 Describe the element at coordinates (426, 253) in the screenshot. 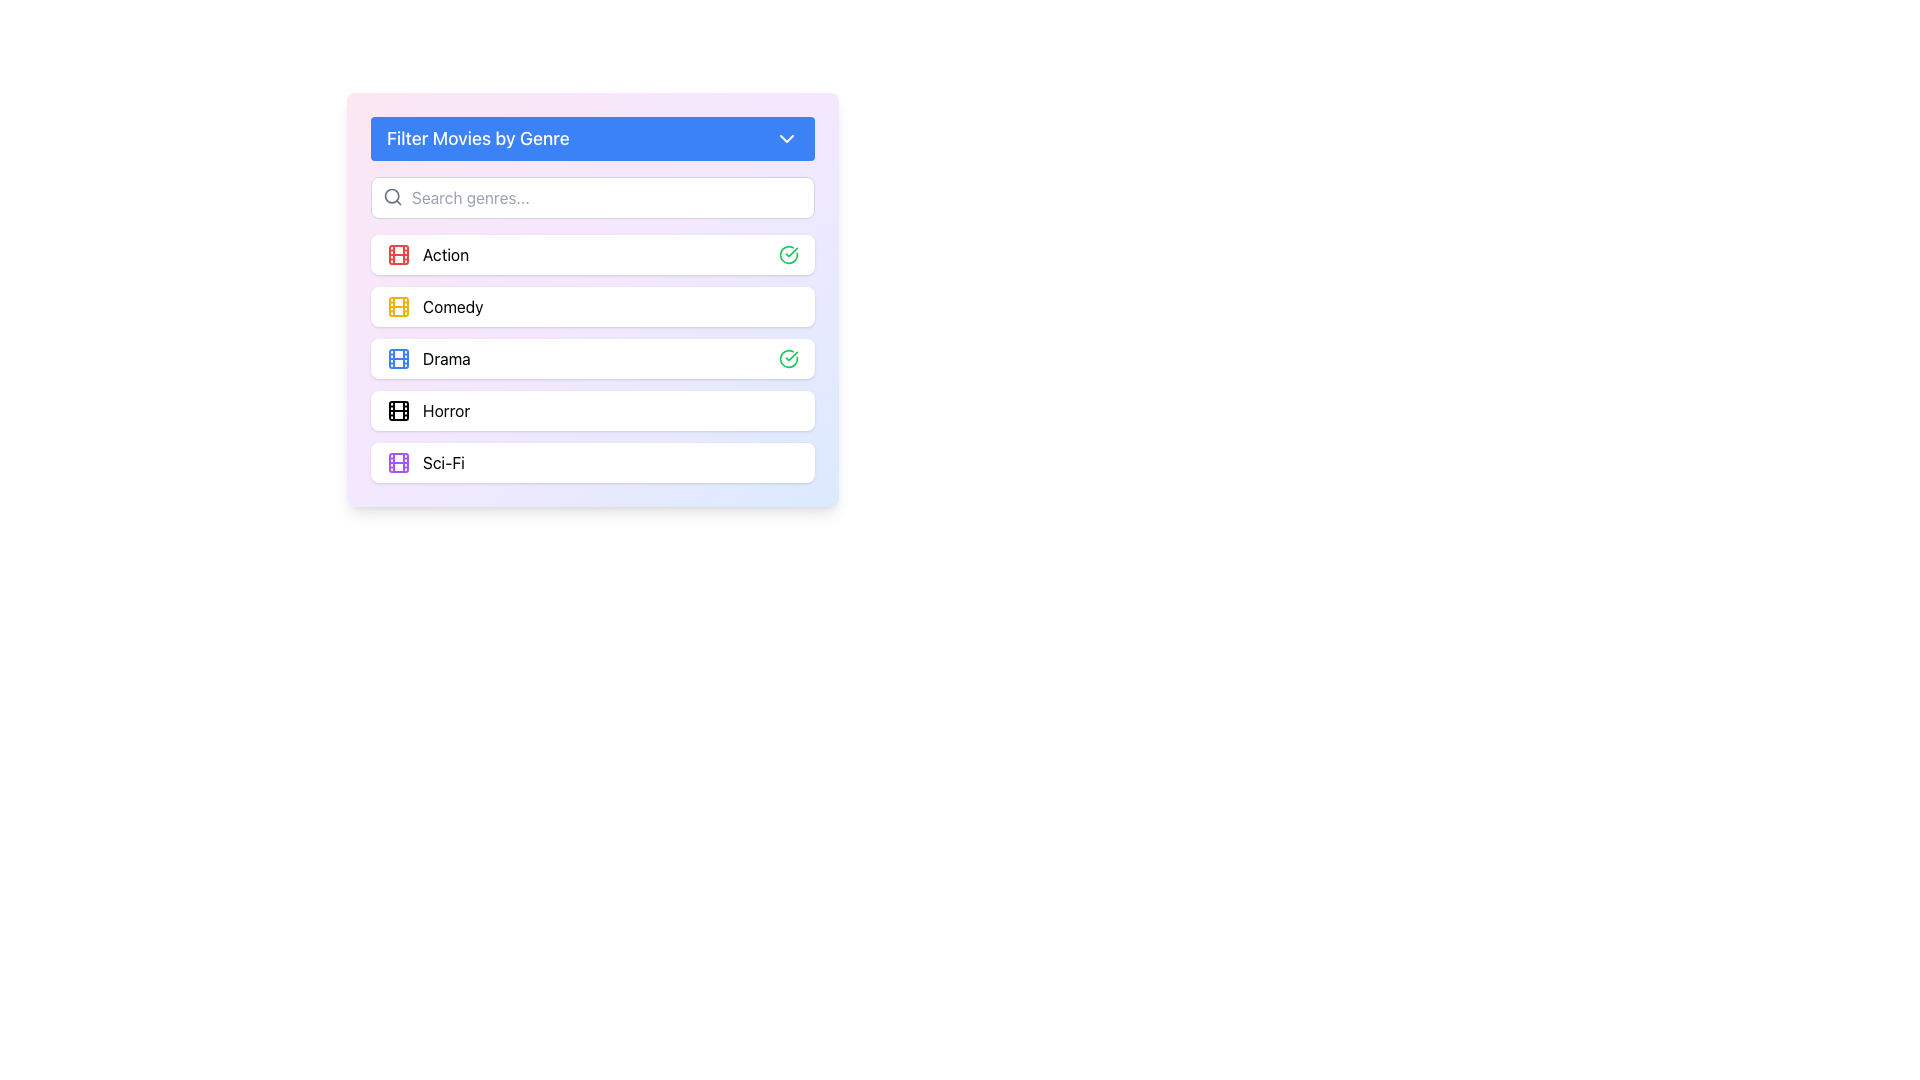

I see `the first item in the list with a red outlined film icon and the text 'Action' in bold black font, located beneath the 'Filter Movies by Genre' header` at that location.